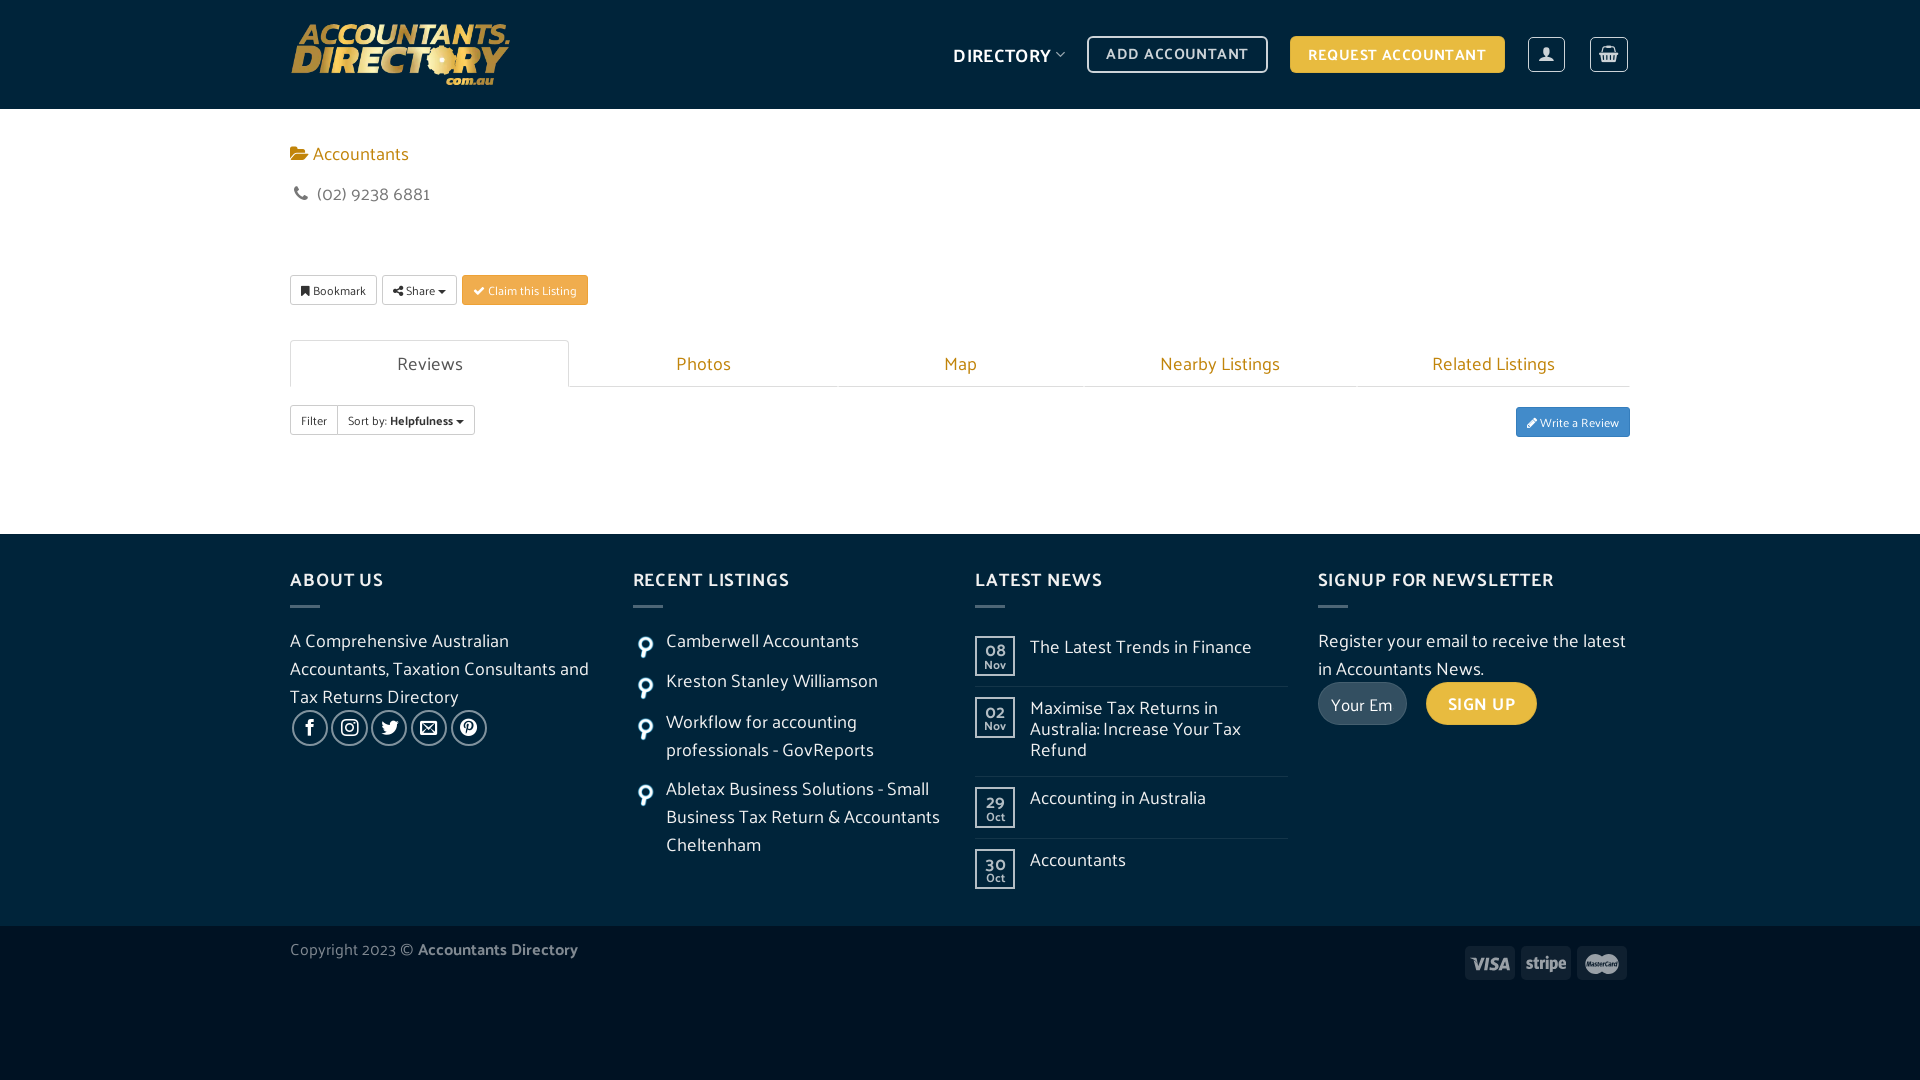 This screenshot has width=1920, height=1080. I want to click on 'Kreston Stanley Williamson', so click(771, 678).